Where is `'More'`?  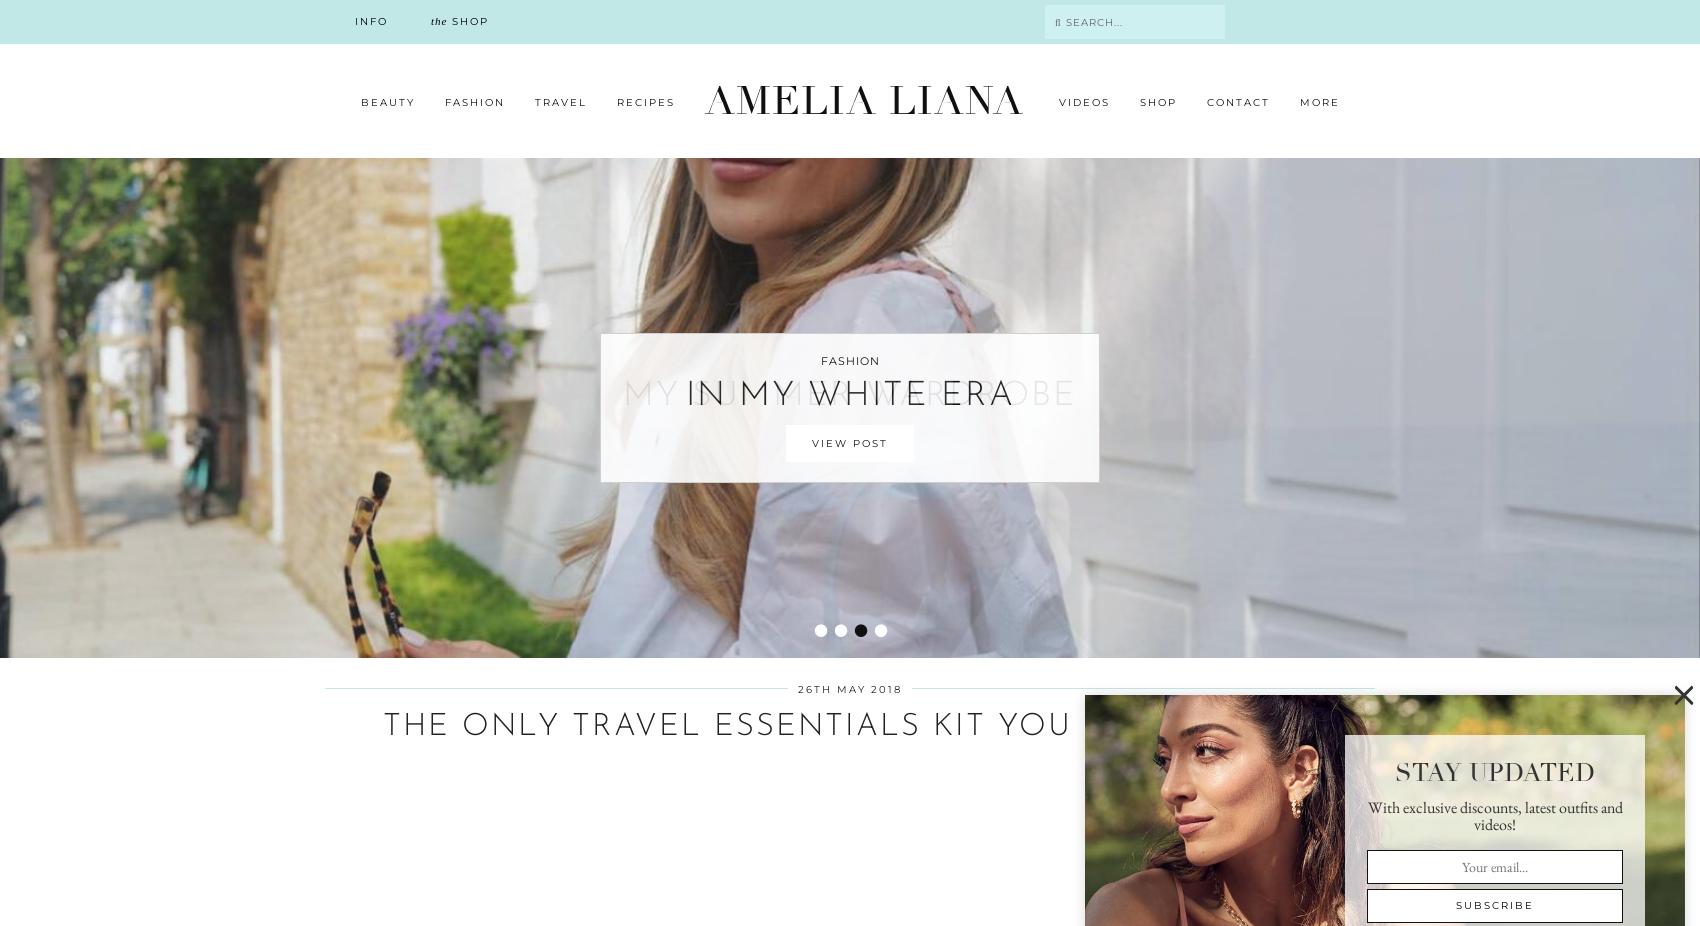
'More' is located at coordinates (1298, 101).